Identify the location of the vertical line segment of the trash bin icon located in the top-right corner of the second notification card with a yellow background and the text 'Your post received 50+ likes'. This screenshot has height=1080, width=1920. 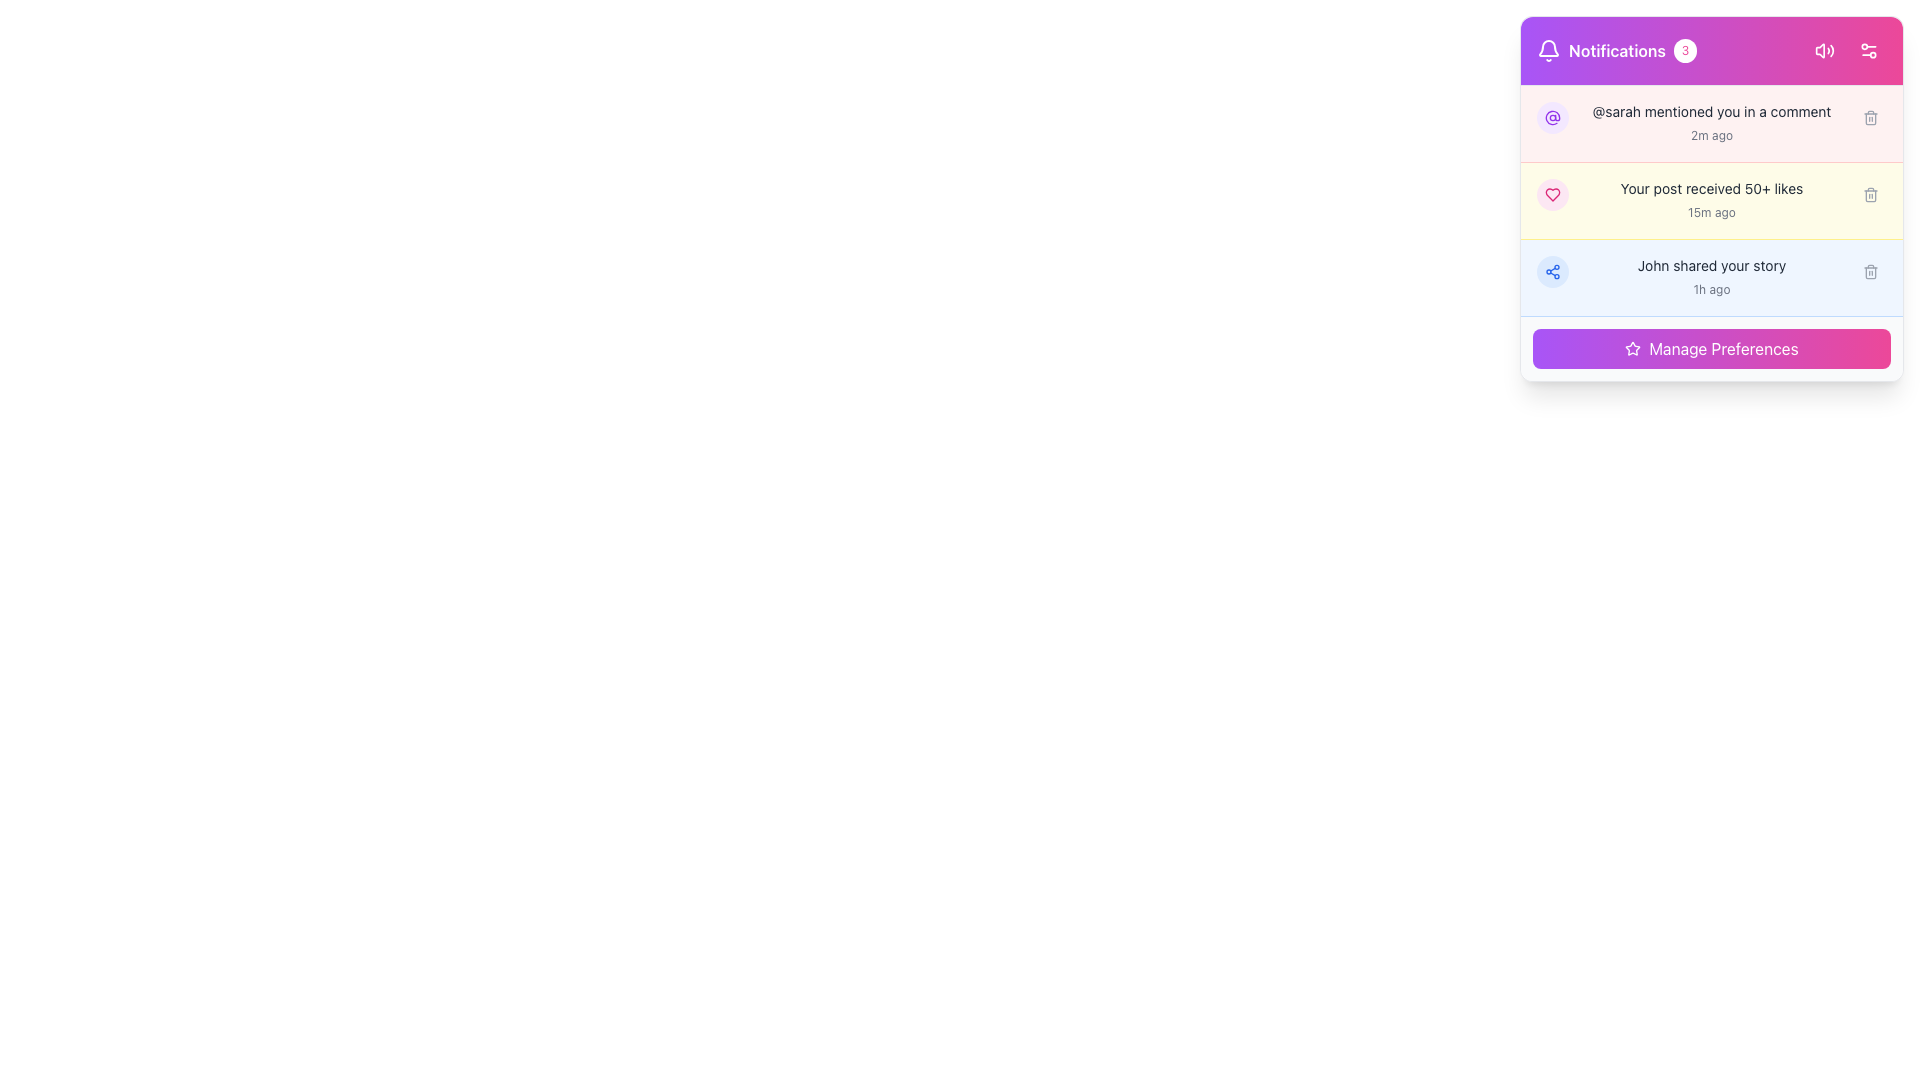
(1870, 196).